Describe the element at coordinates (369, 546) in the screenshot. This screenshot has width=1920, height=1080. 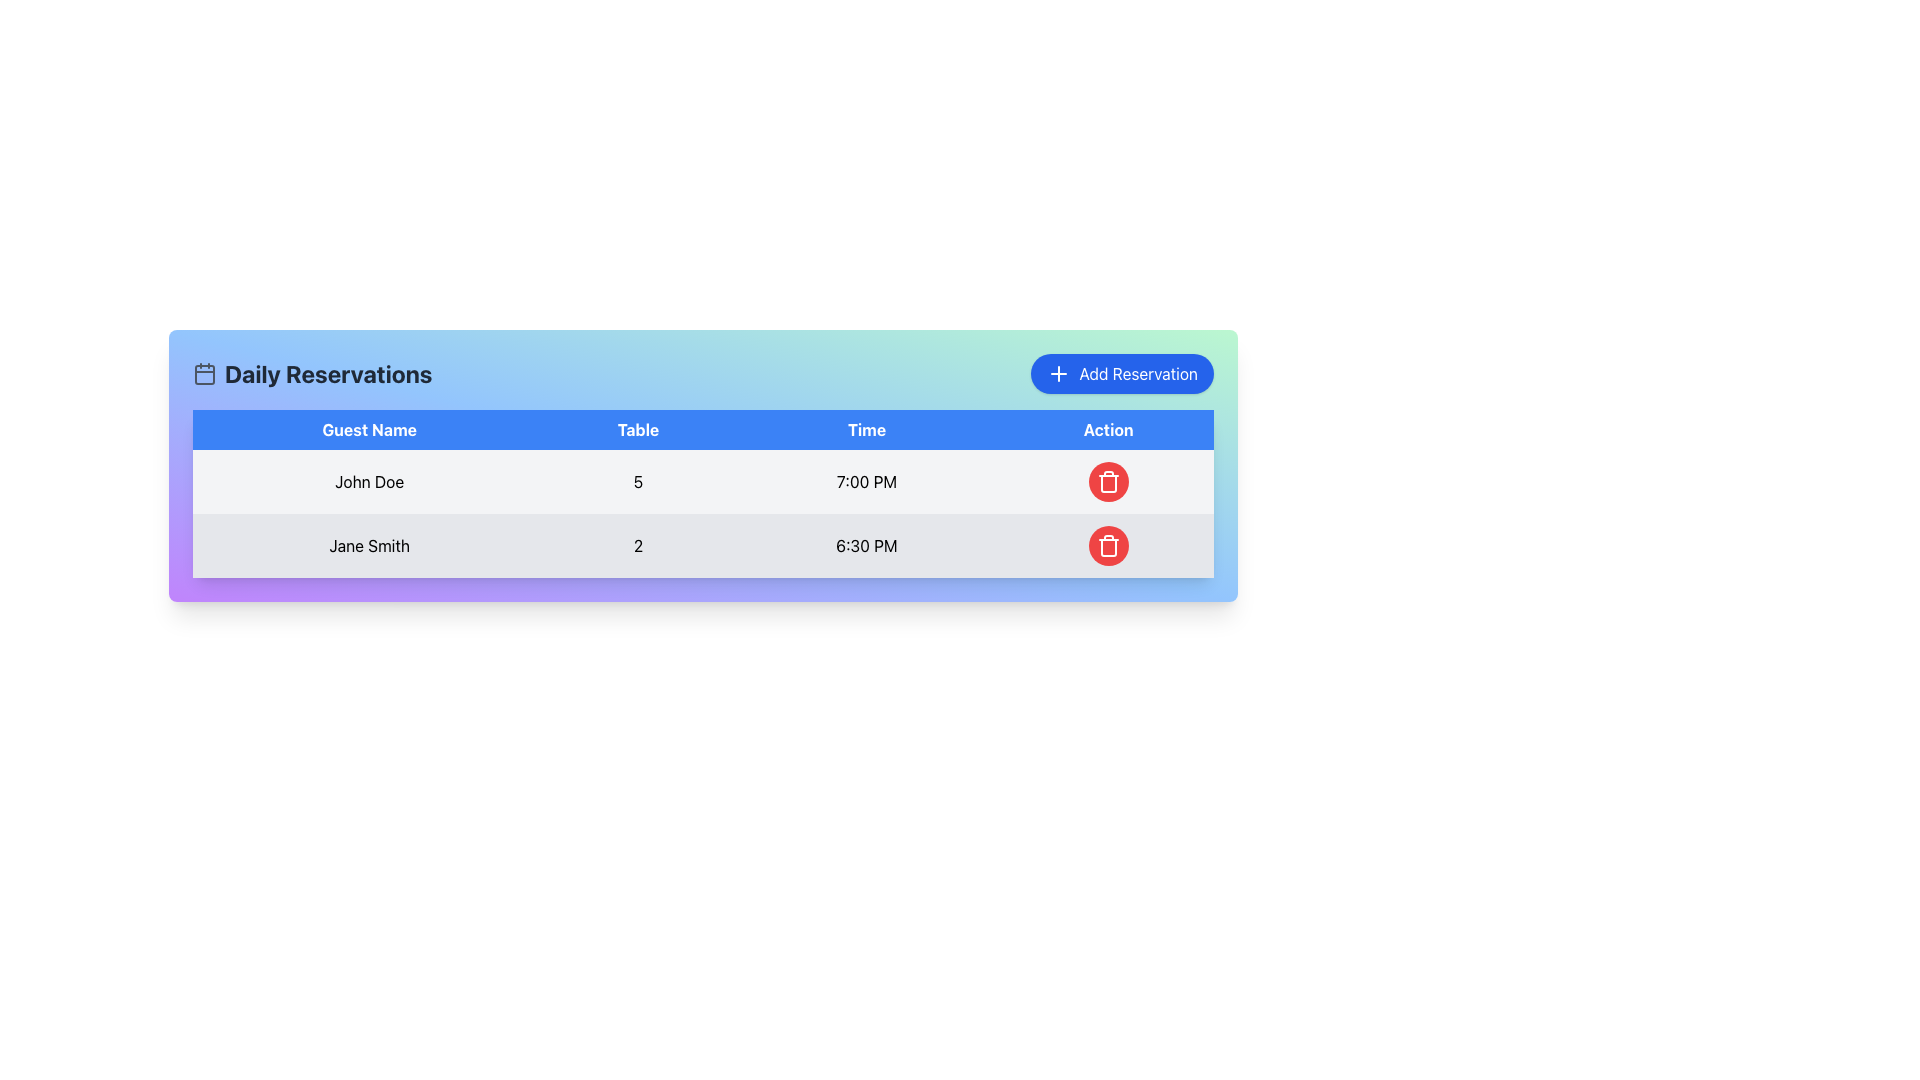
I see `the 'Guest Name' text label in the reservations list, which displays the name of a guest and is located in the second row of the table` at that location.